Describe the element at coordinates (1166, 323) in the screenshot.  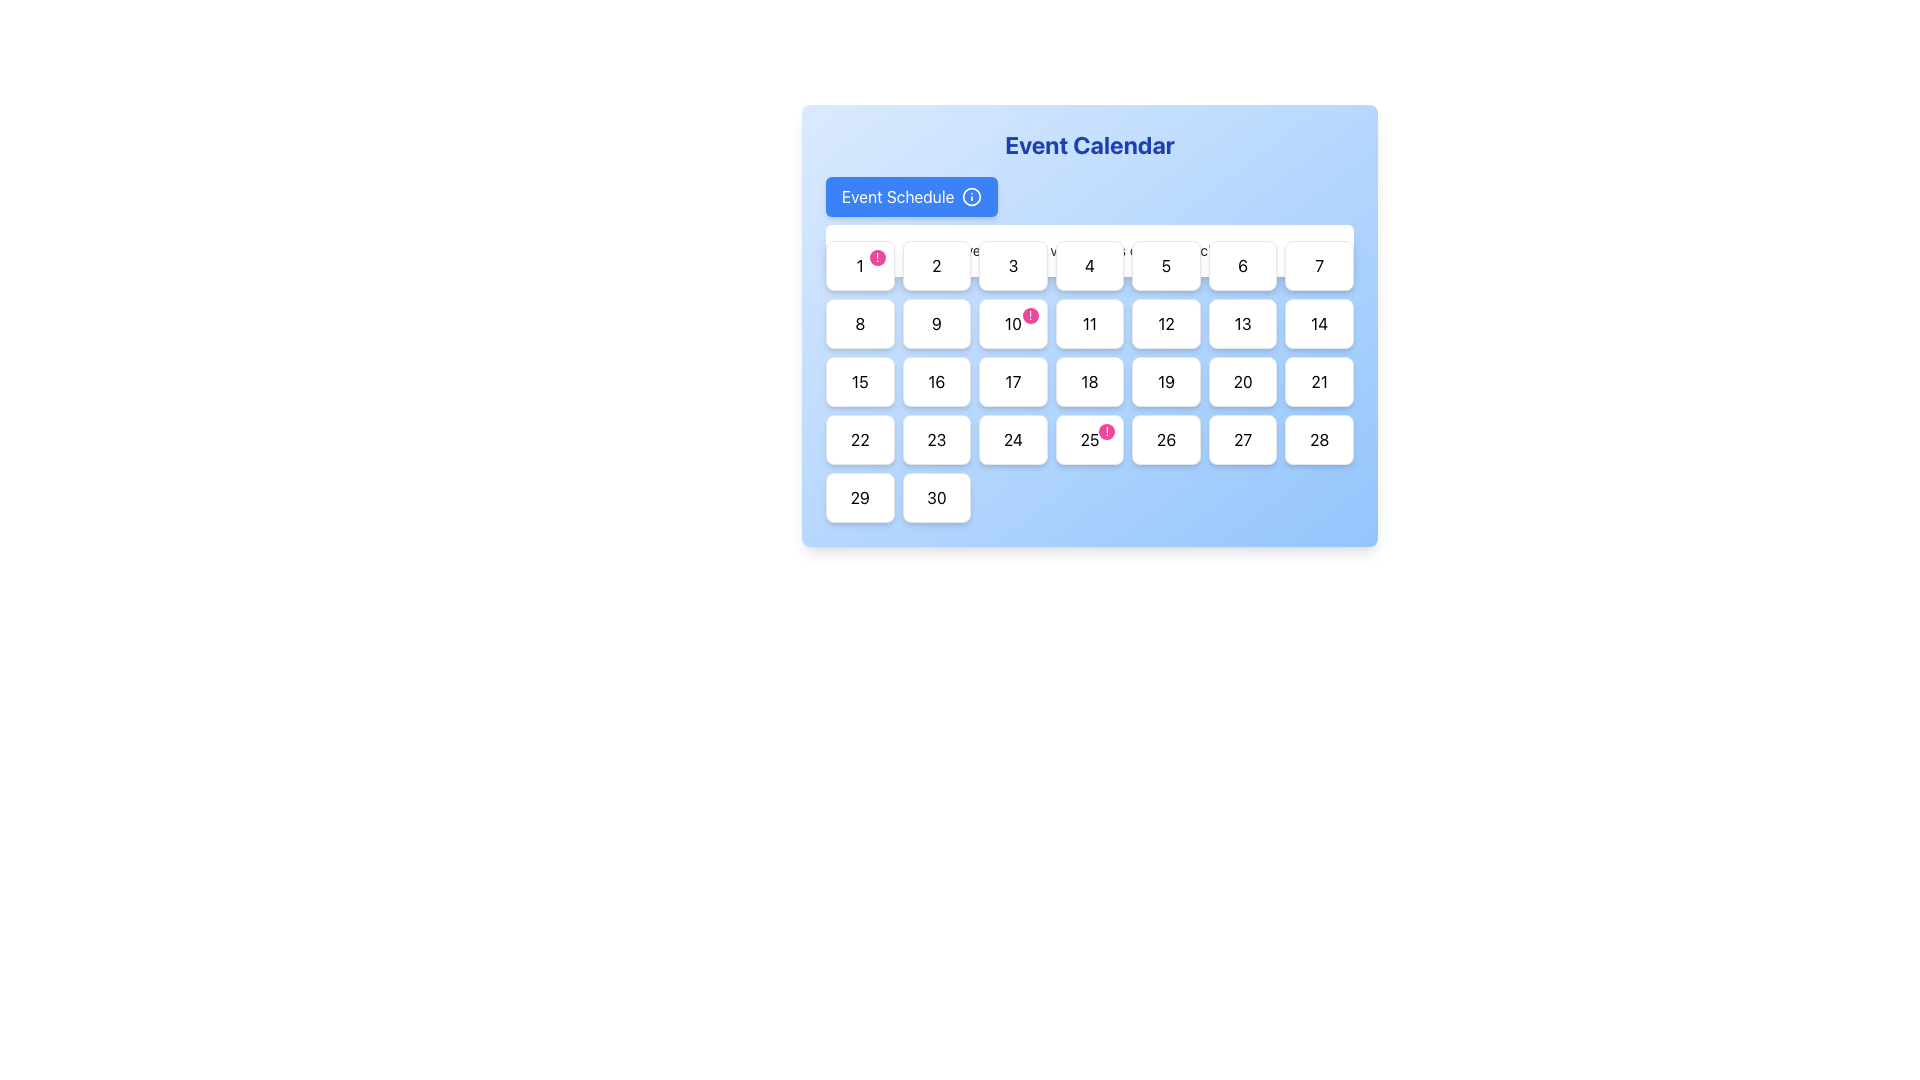
I see `the square button labeled '12' with a white background and black text` at that location.